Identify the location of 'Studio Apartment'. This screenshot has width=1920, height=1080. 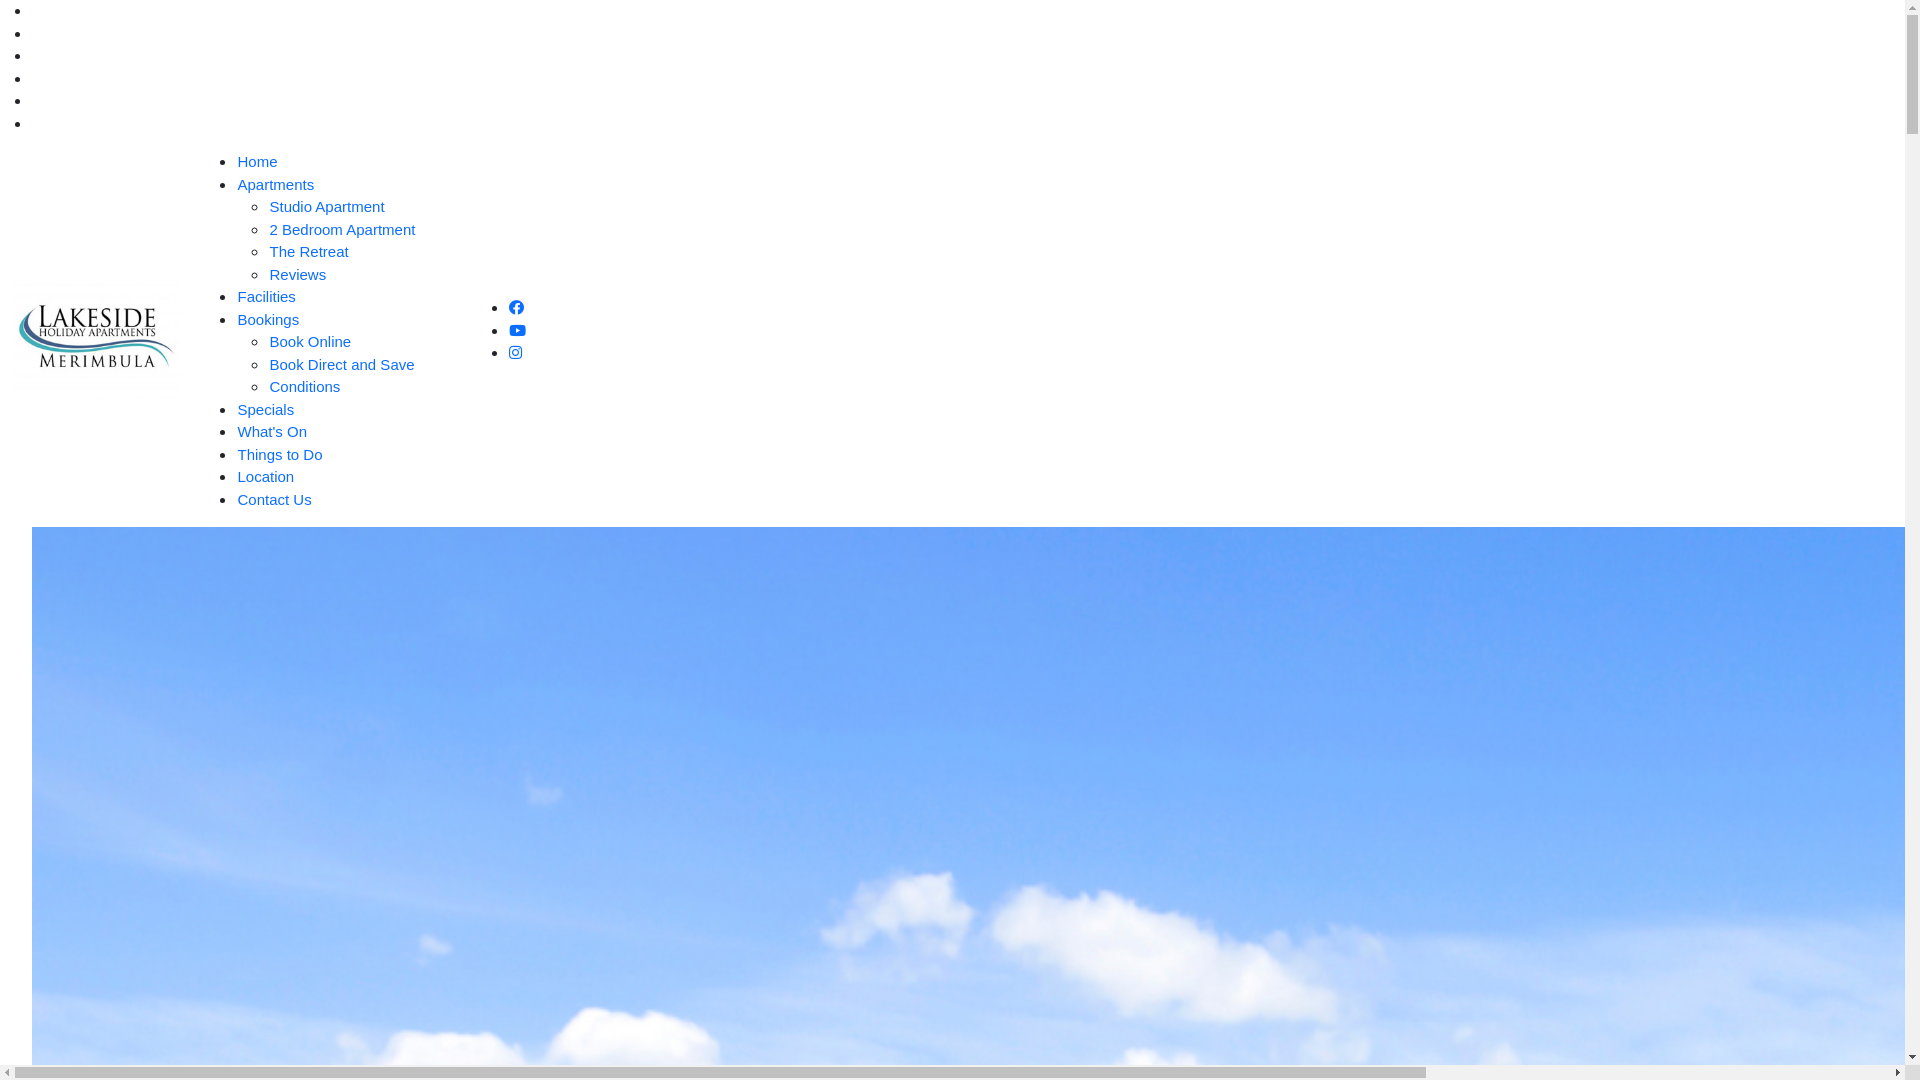
(267, 206).